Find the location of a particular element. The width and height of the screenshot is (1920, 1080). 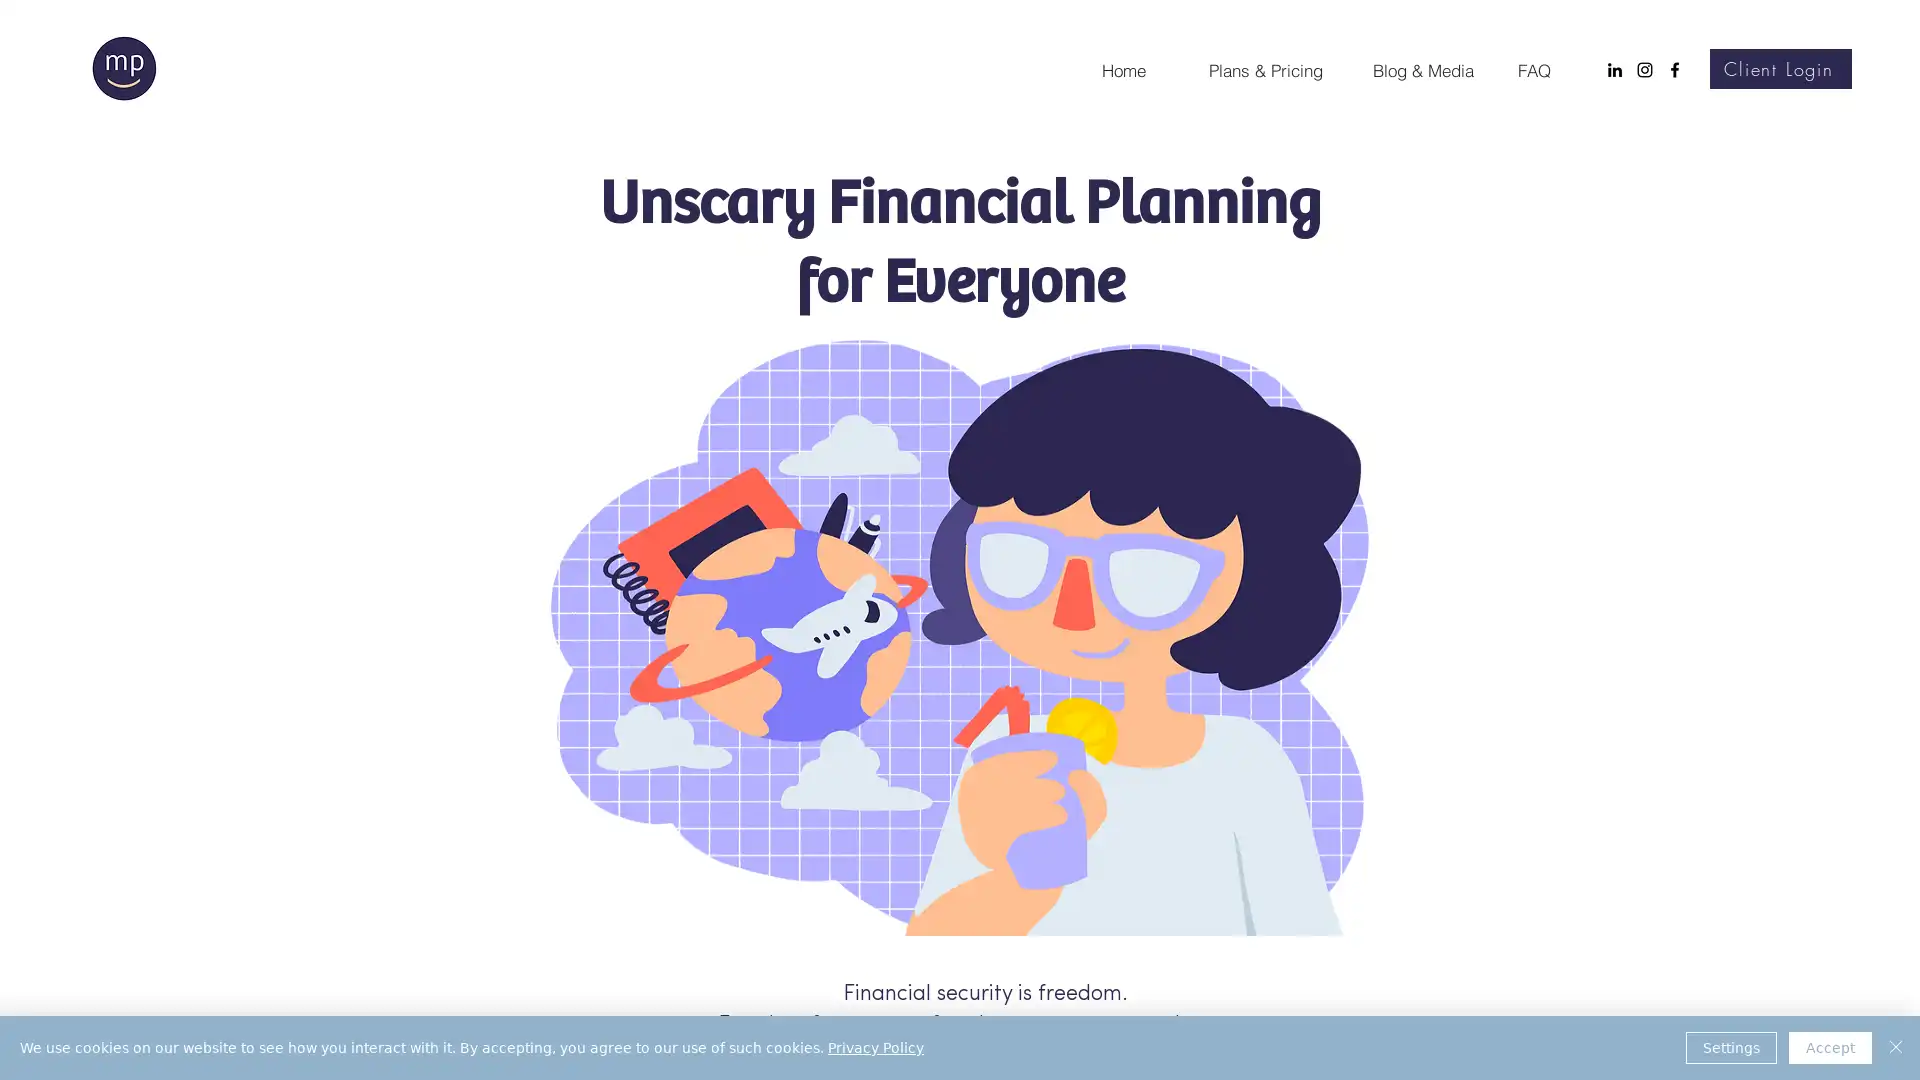

Settings is located at coordinates (1730, 1047).